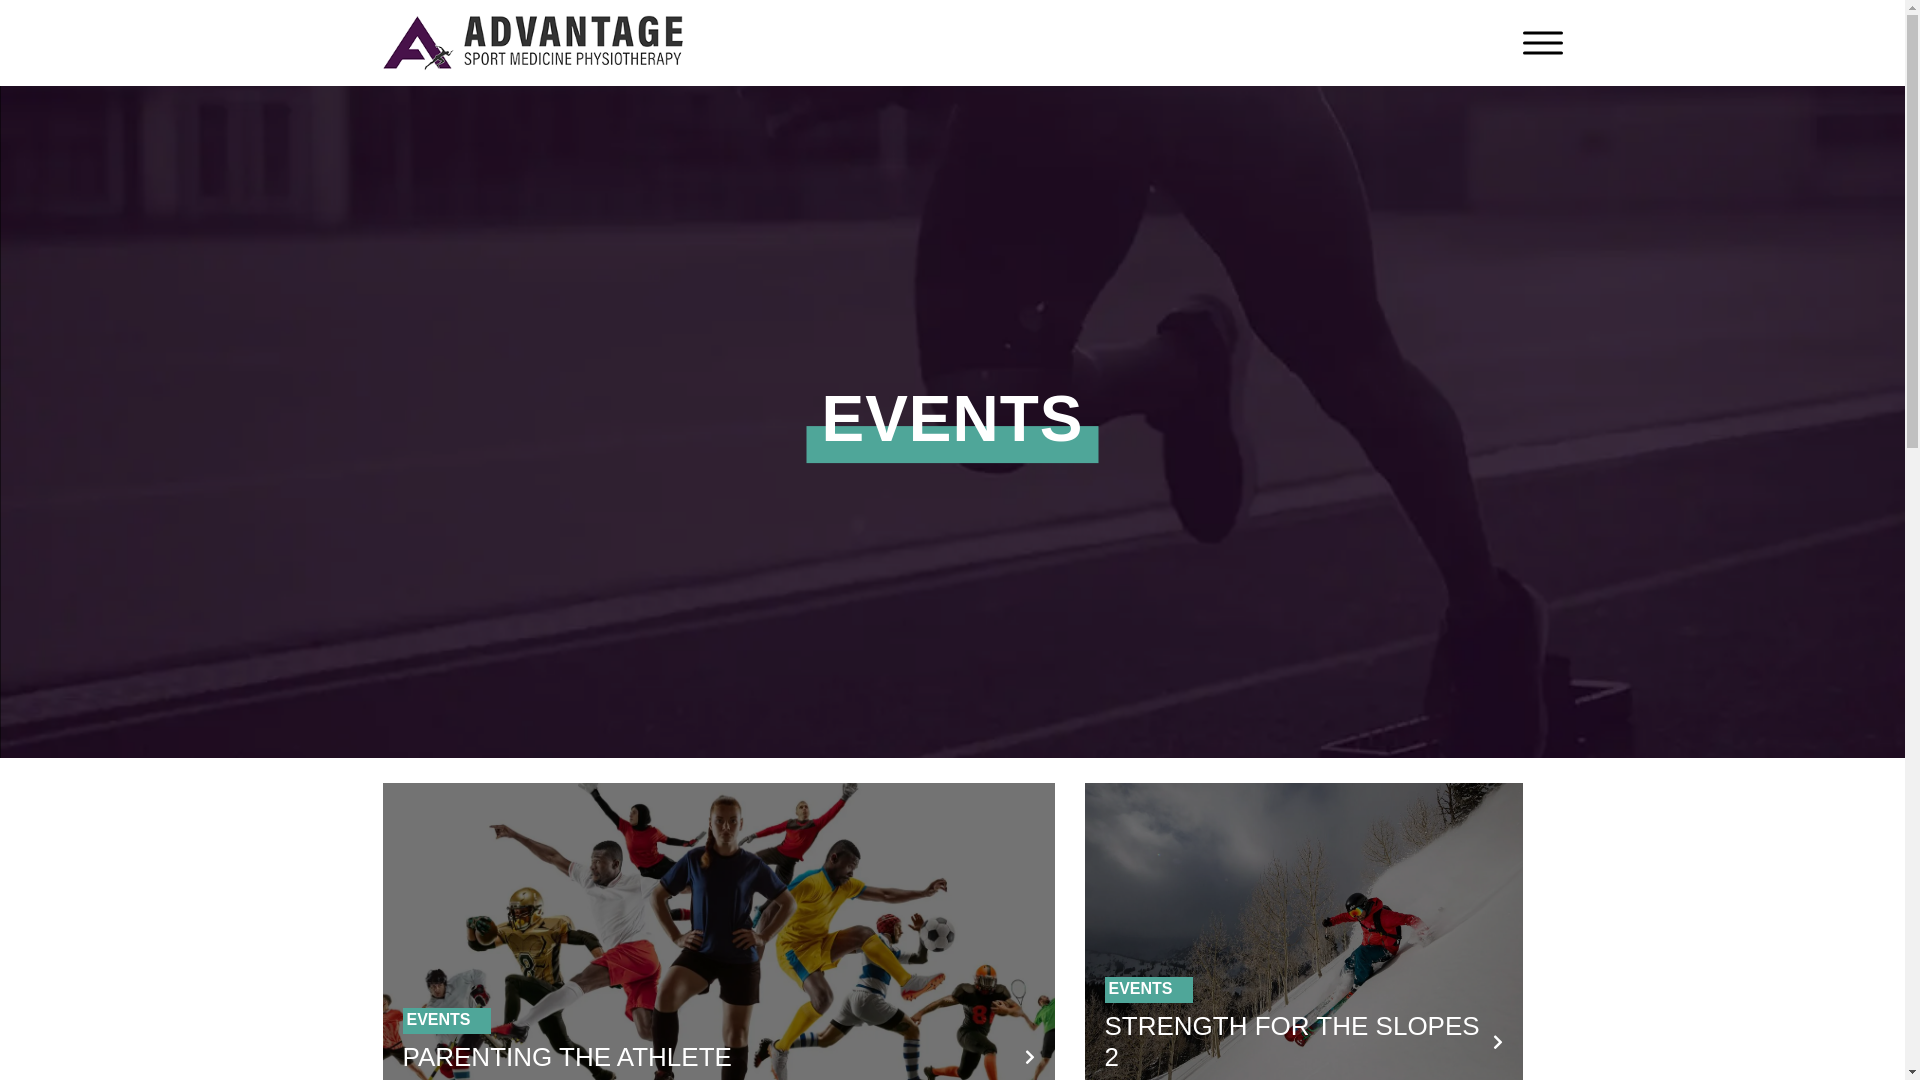 The image size is (1920, 1080). What do you see at coordinates (1140, 987) in the screenshot?
I see `'EVENTS'` at bounding box center [1140, 987].